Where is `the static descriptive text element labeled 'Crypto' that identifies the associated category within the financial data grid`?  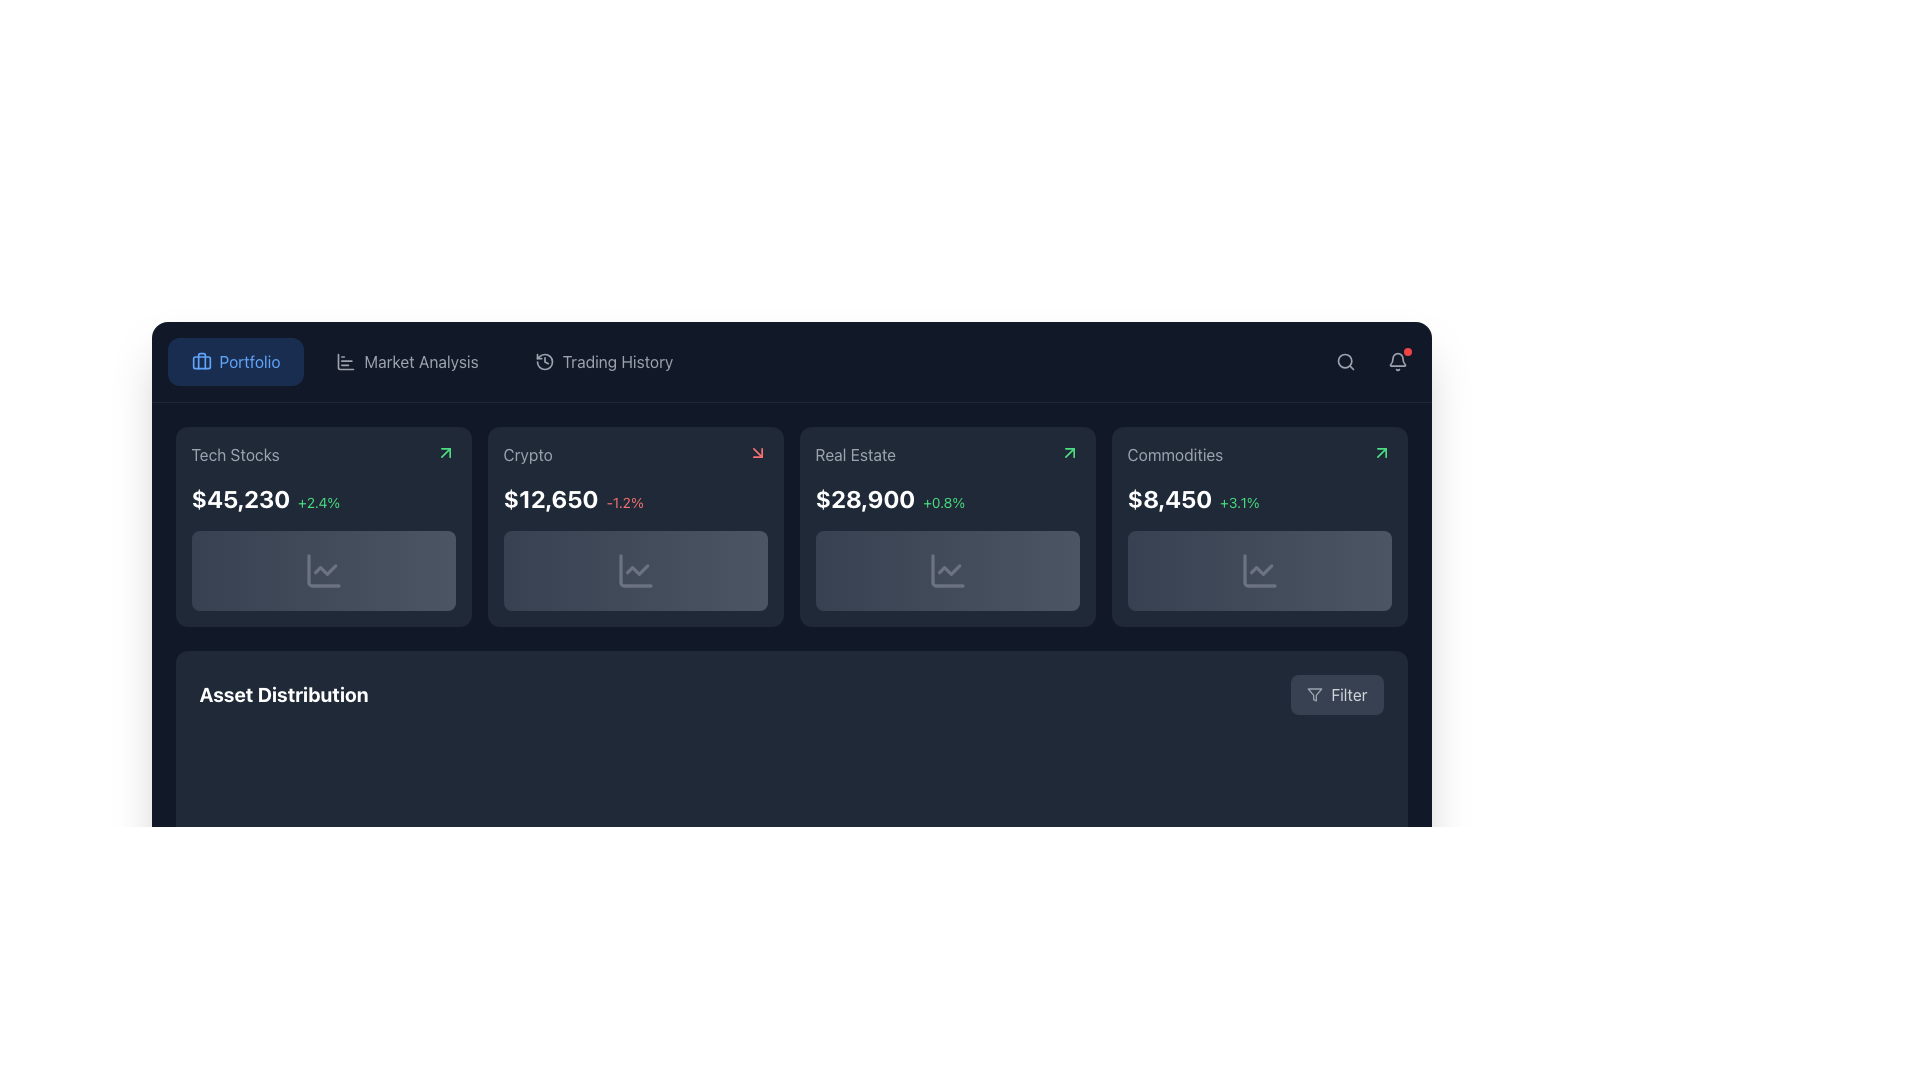 the static descriptive text element labeled 'Crypto' that identifies the associated category within the financial data grid is located at coordinates (528, 455).